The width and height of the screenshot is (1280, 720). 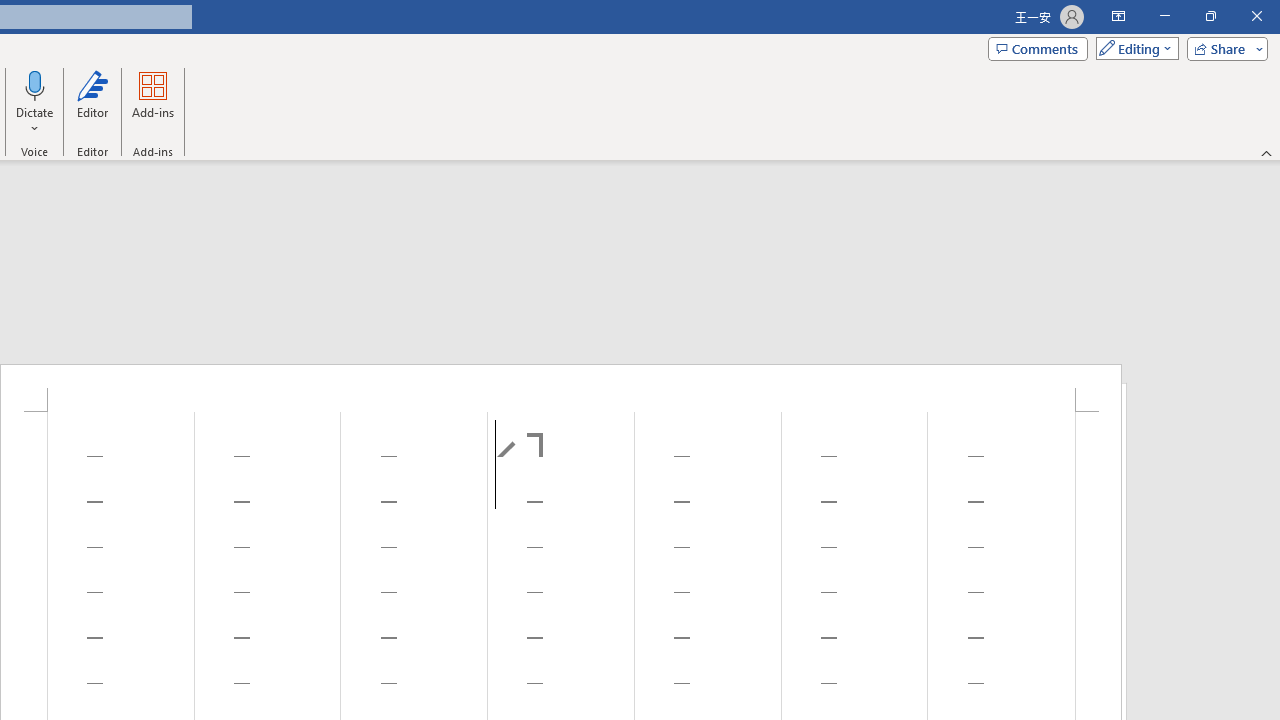 I want to click on 'Share', so click(x=1222, y=47).